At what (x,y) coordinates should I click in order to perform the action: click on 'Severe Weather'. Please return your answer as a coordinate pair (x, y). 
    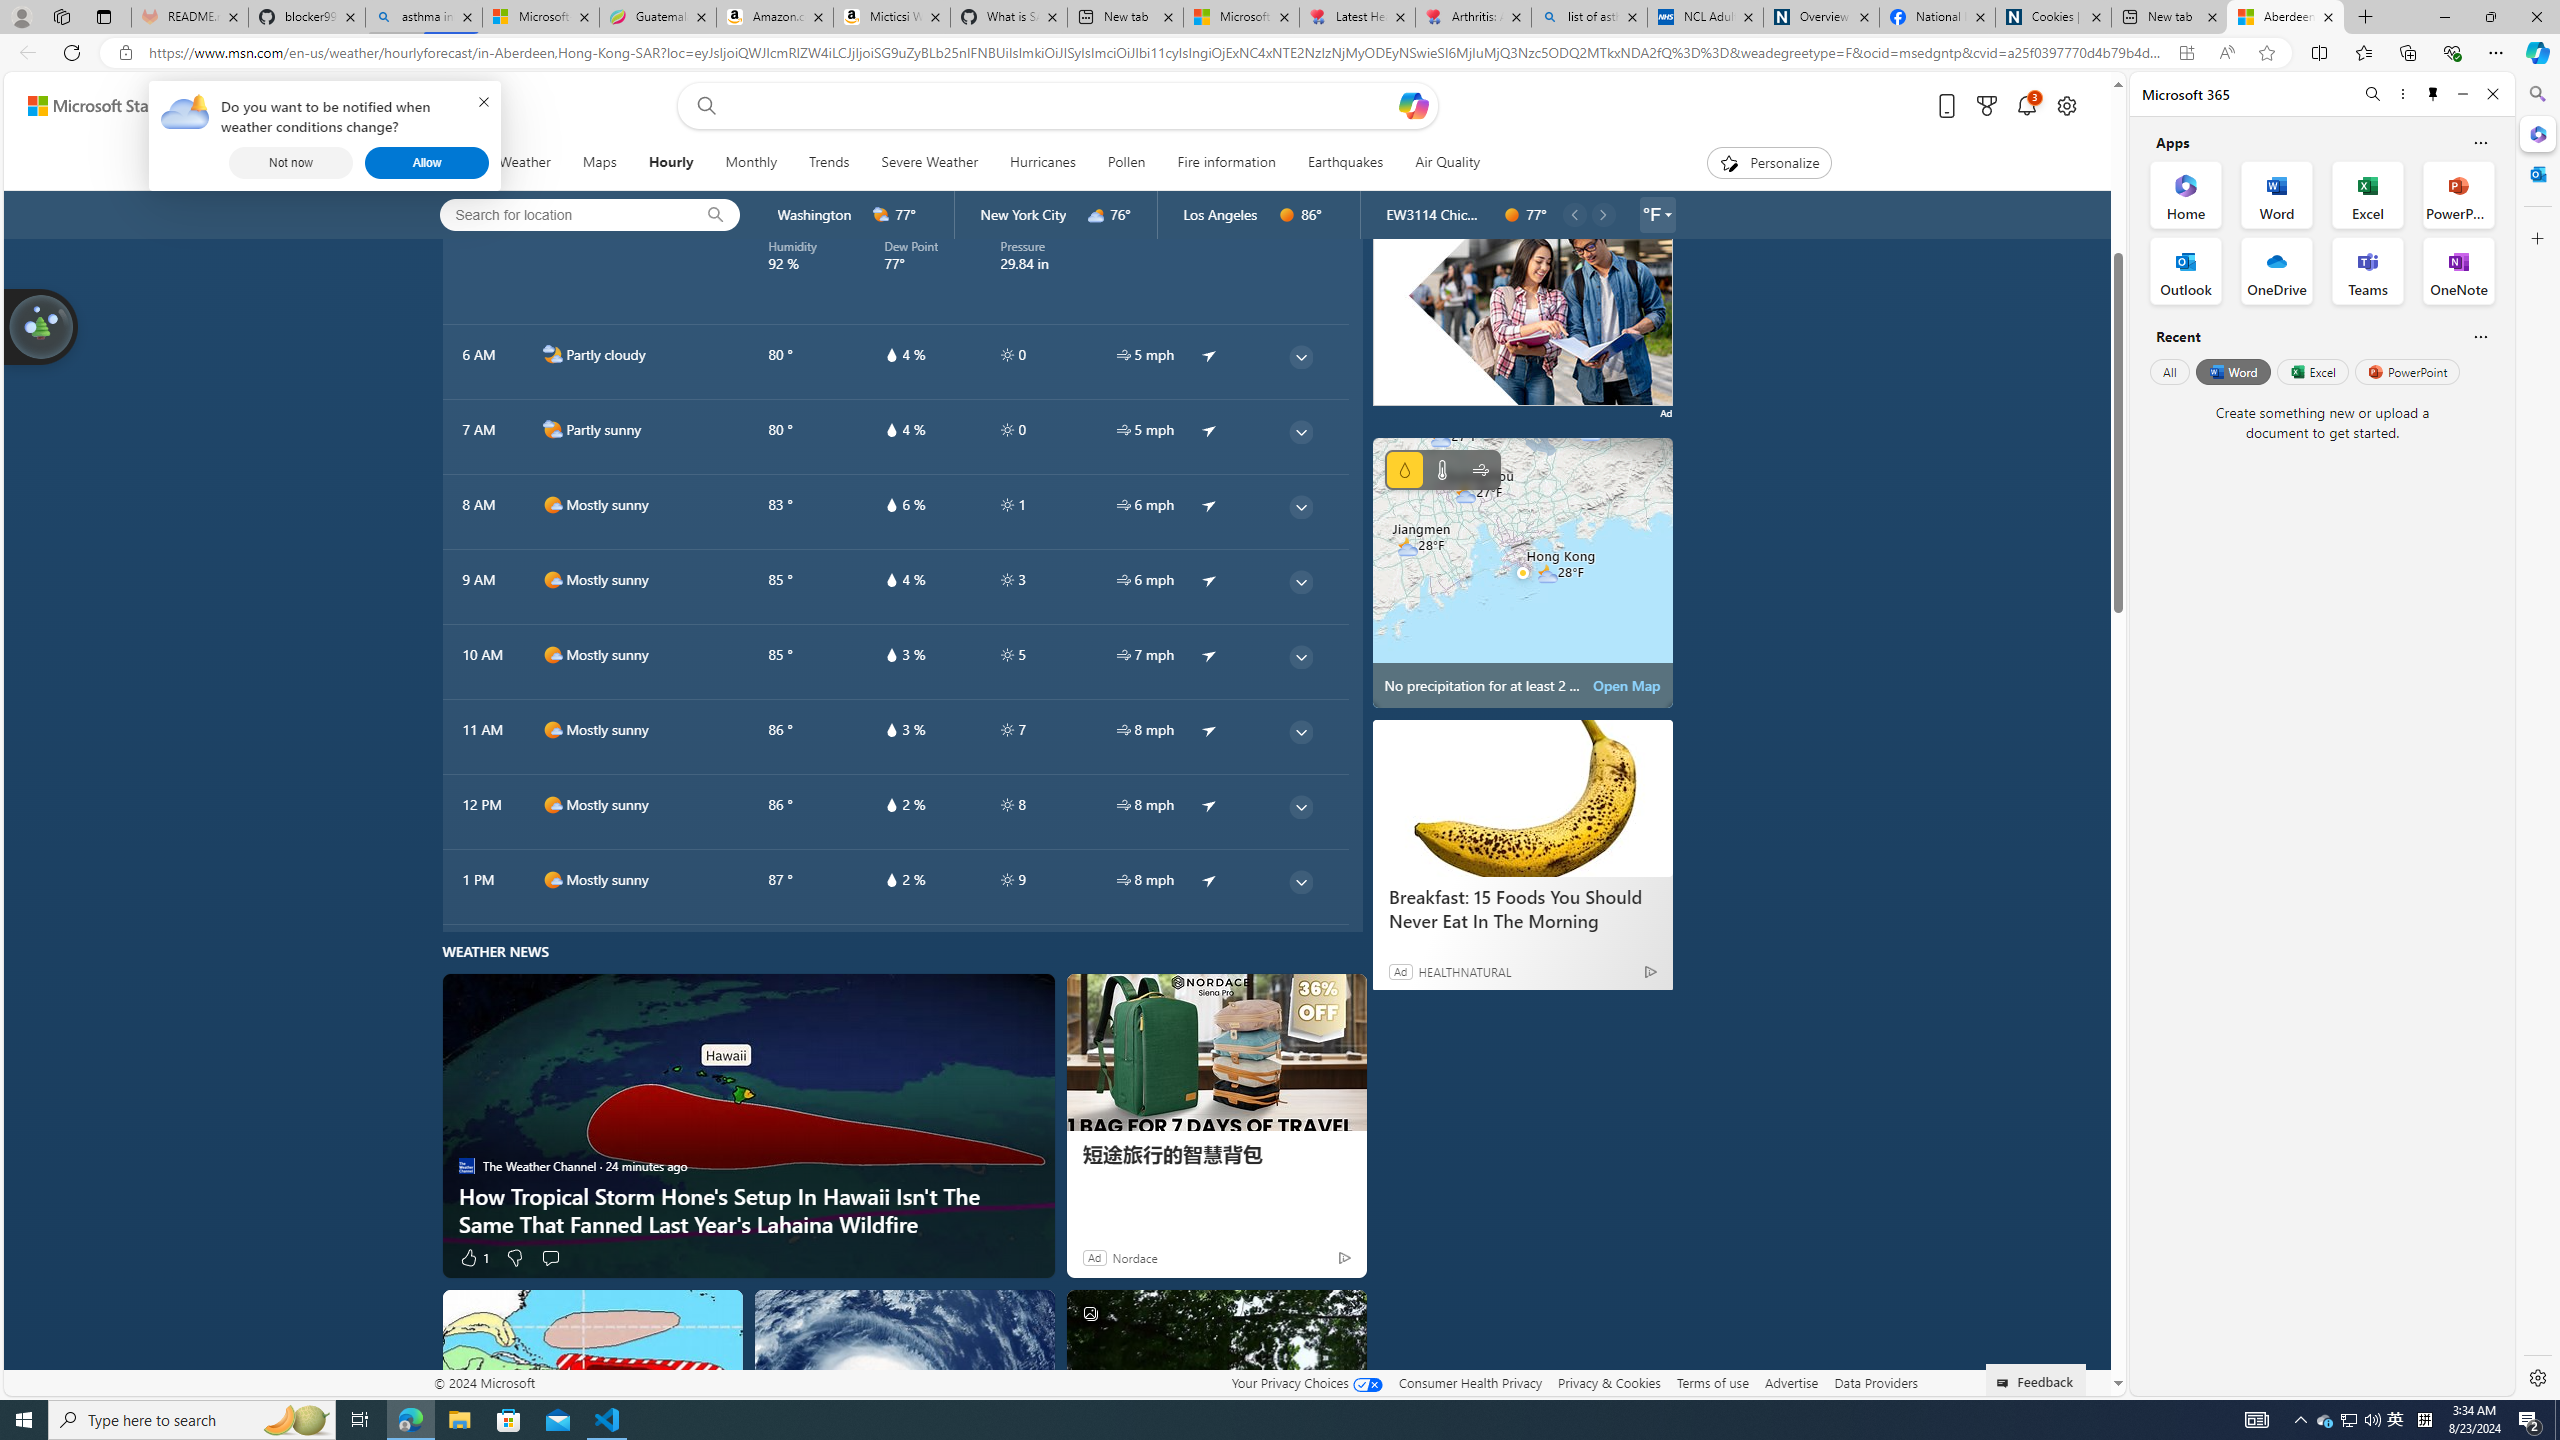
    Looking at the image, I should click on (929, 162).